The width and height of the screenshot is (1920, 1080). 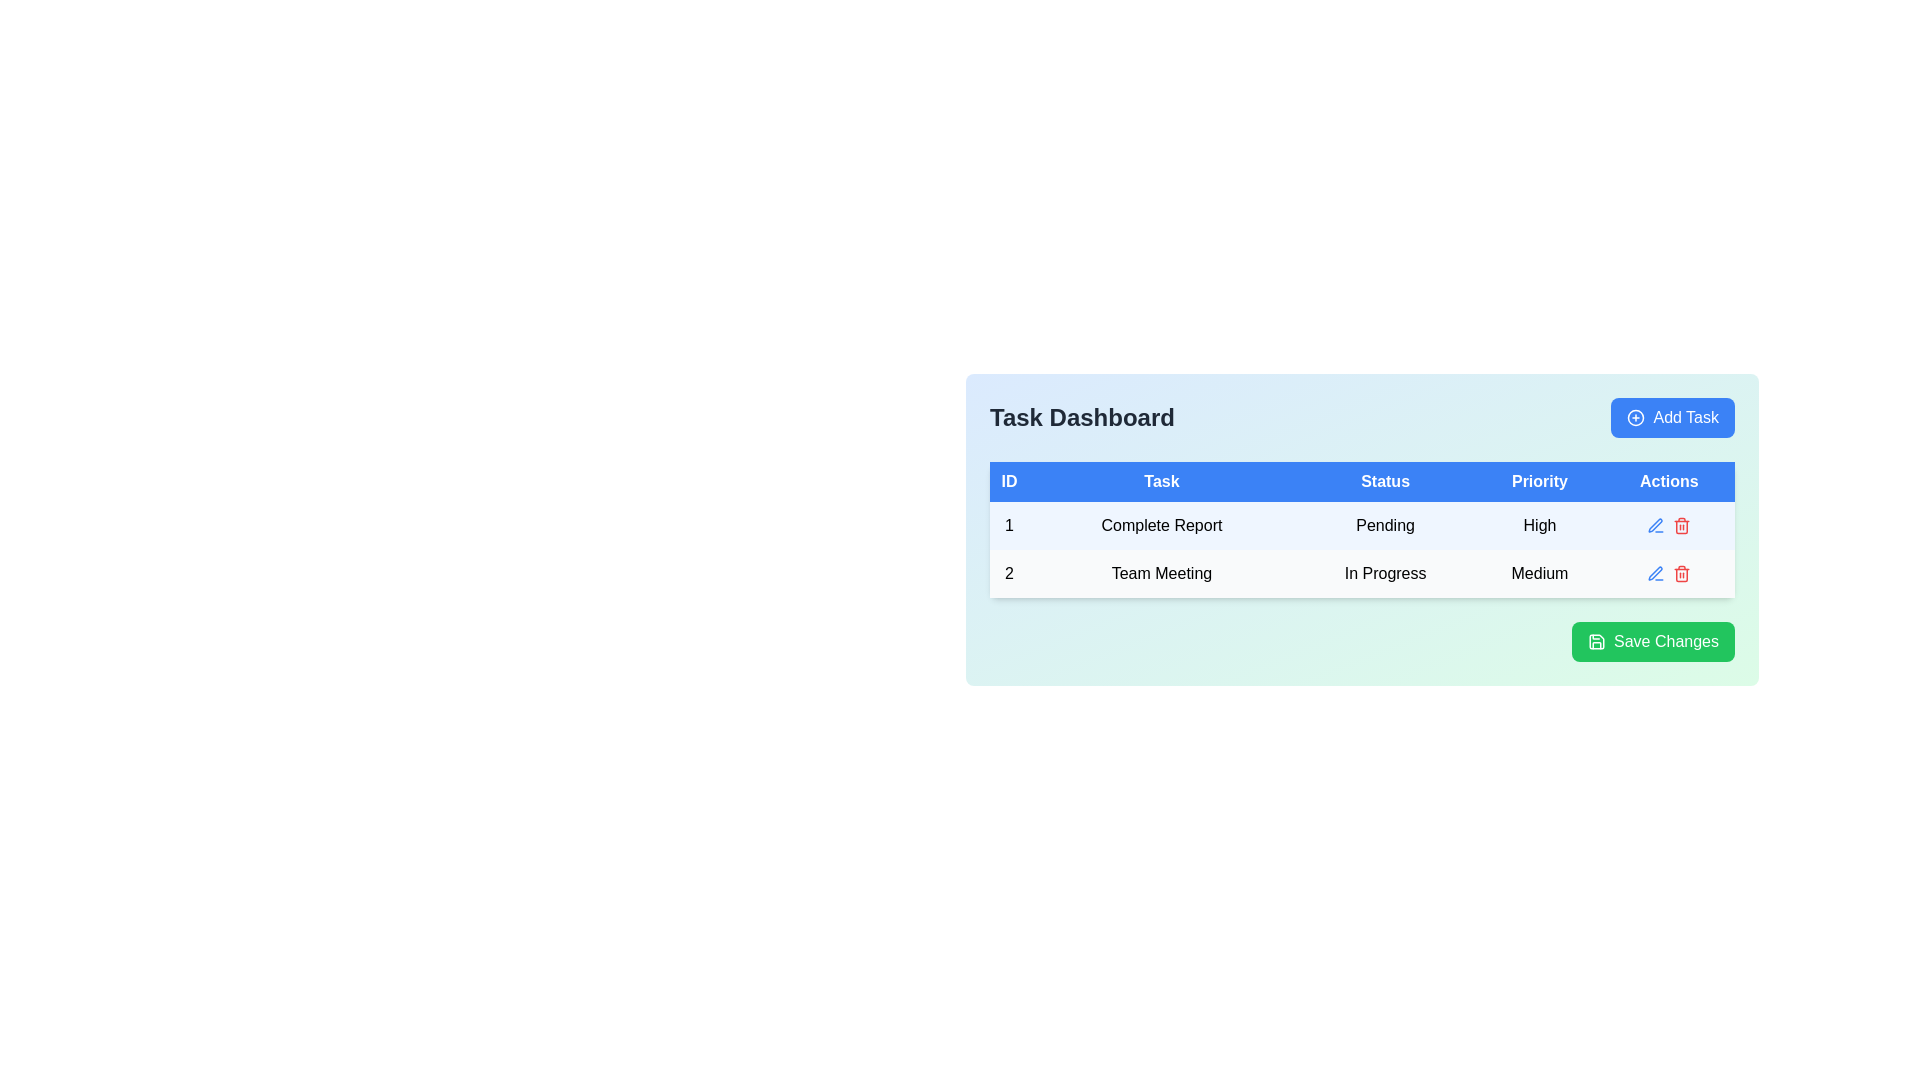 What do you see at coordinates (1161, 482) in the screenshot?
I see `text content of the 'Task' column header in the table, which is the second column header located between the 'ID' and 'Status' headers` at bounding box center [1161, 482].